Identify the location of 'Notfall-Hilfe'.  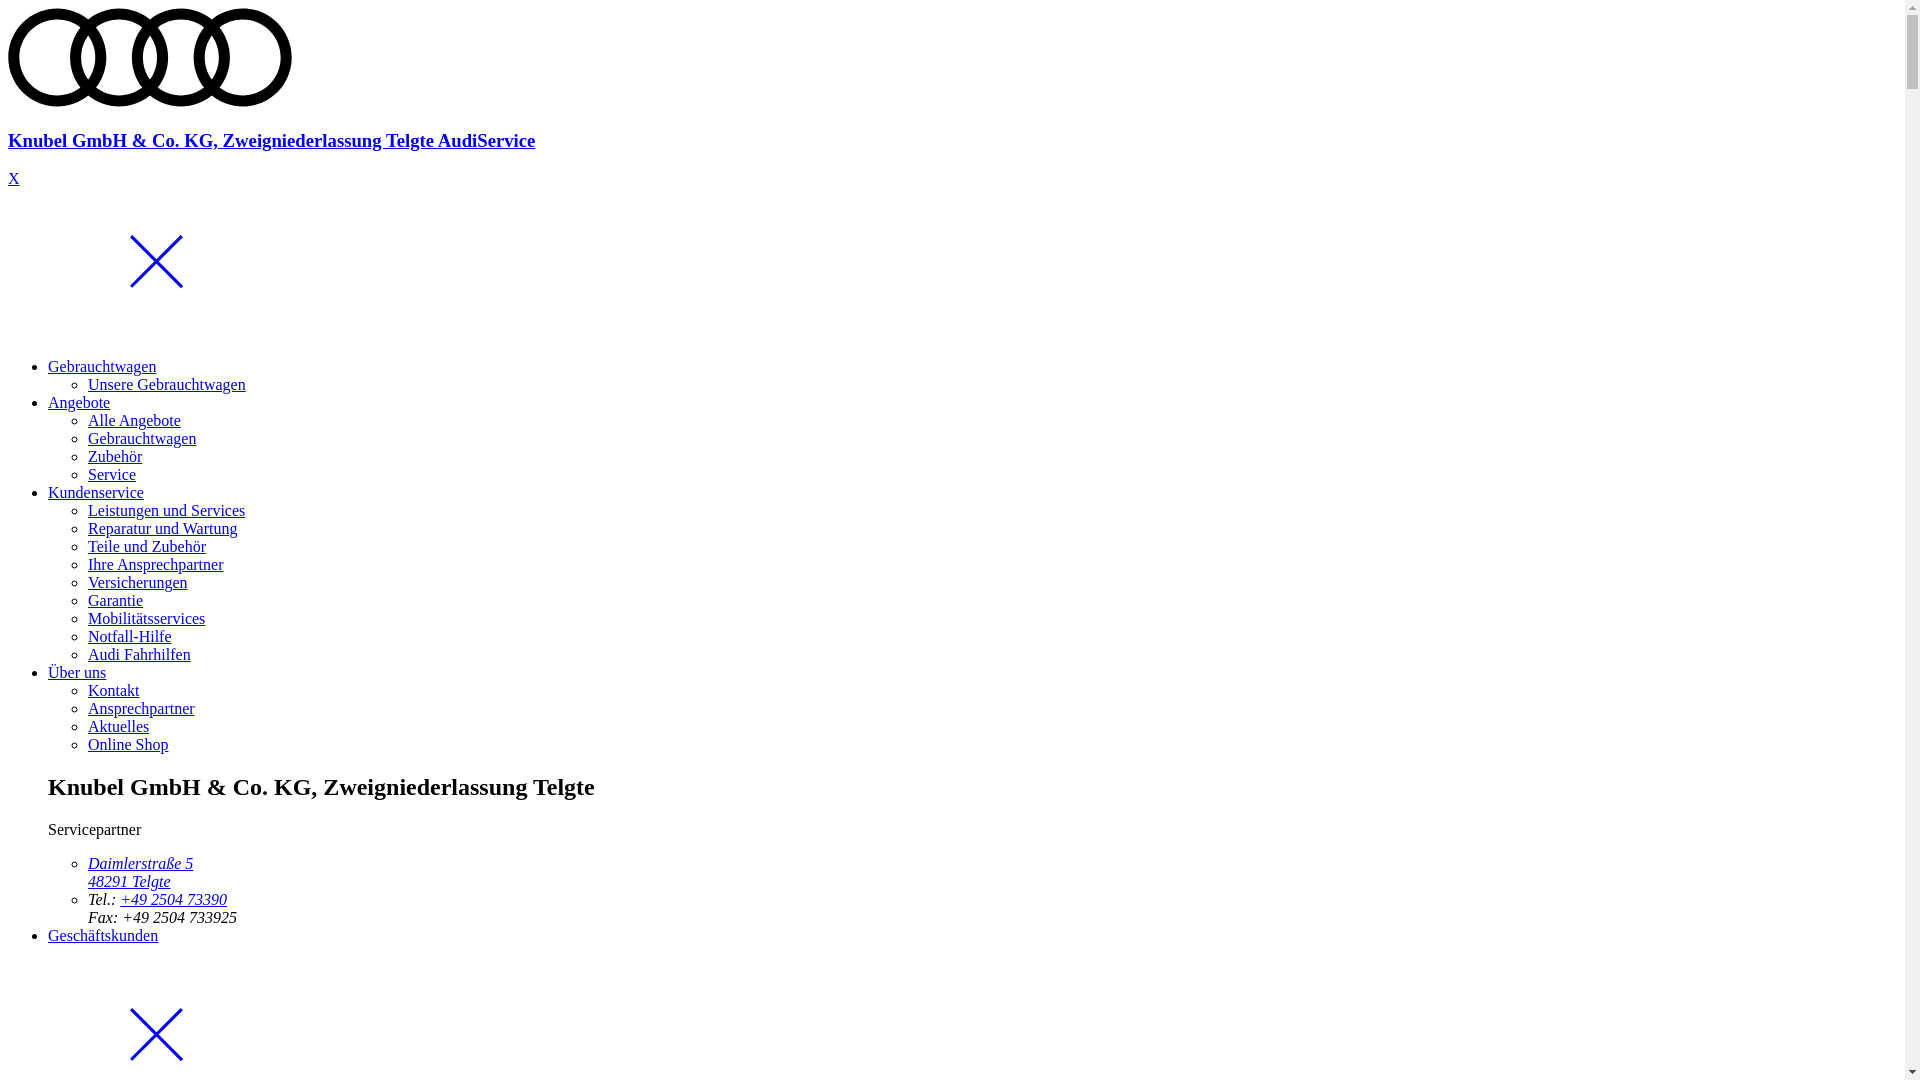
(86, 636).